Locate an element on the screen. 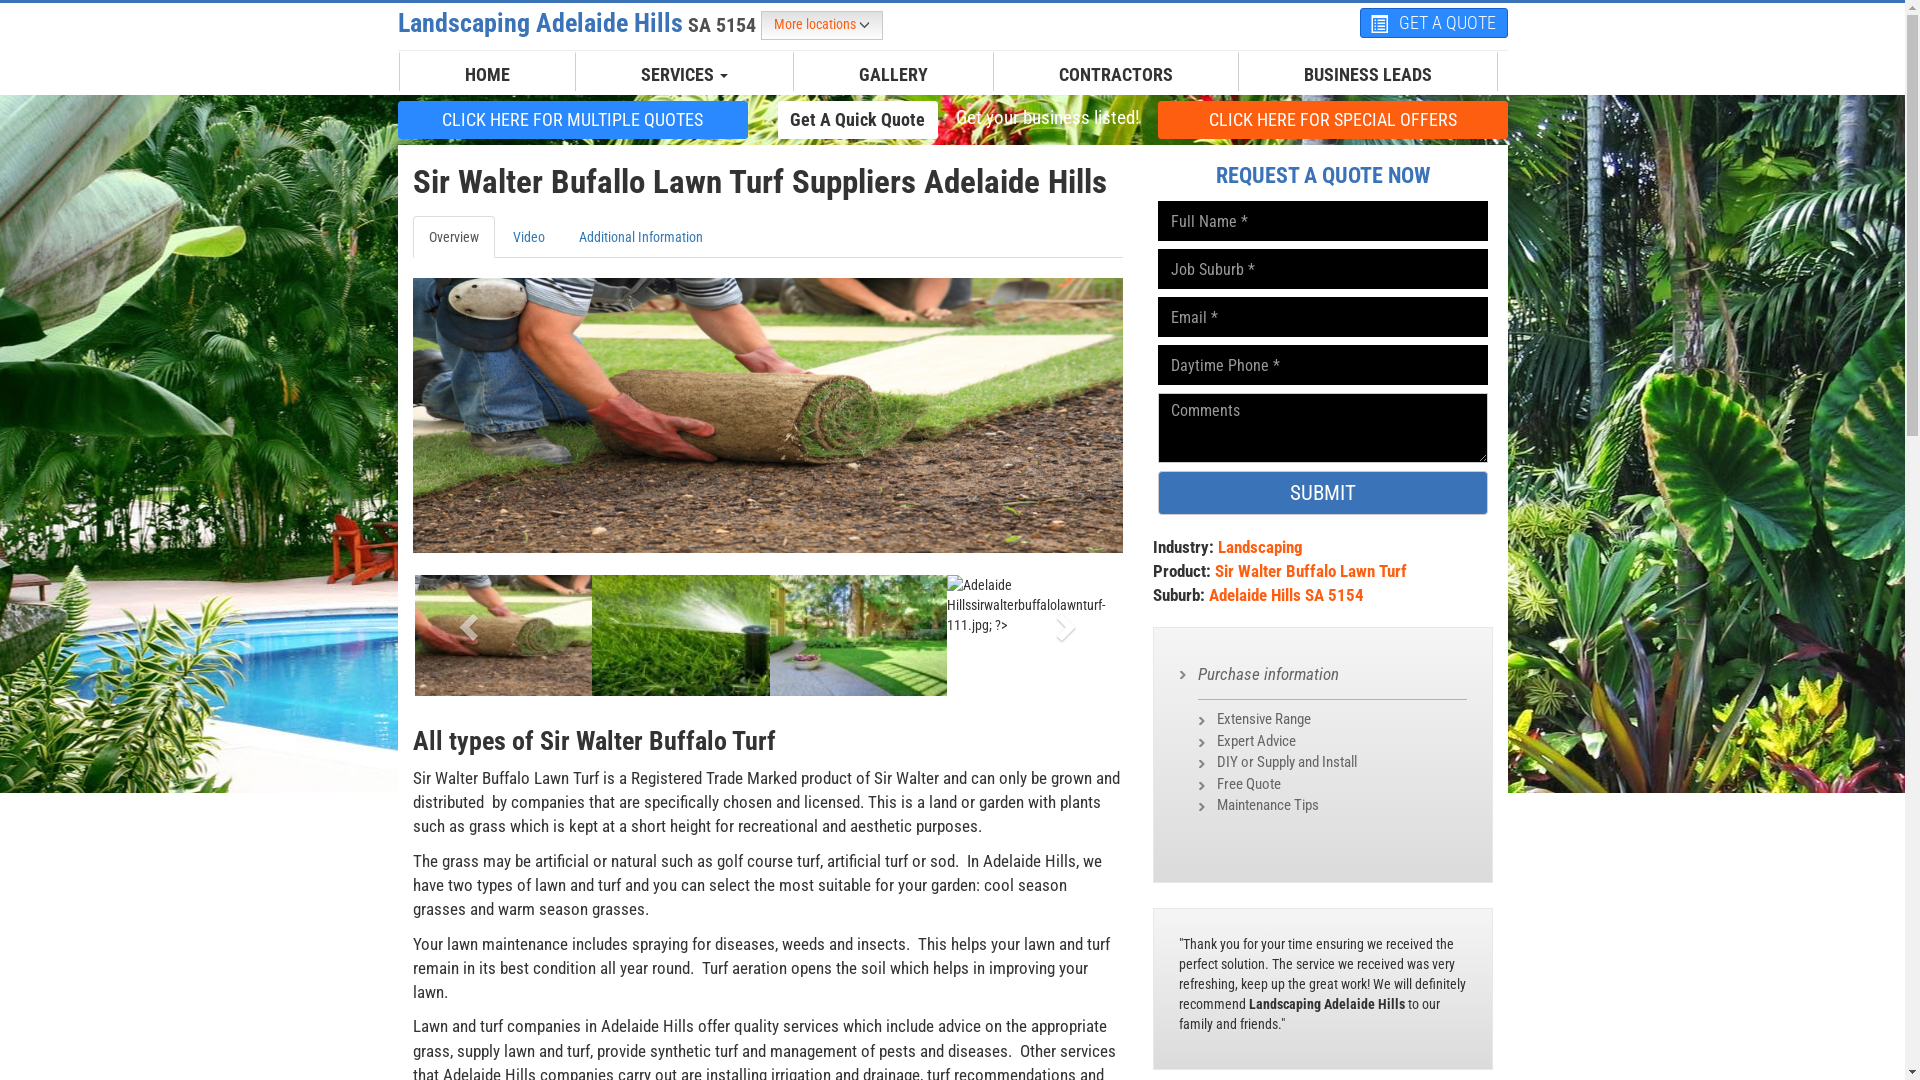  'HOME' is located at coordinates (487, 73).